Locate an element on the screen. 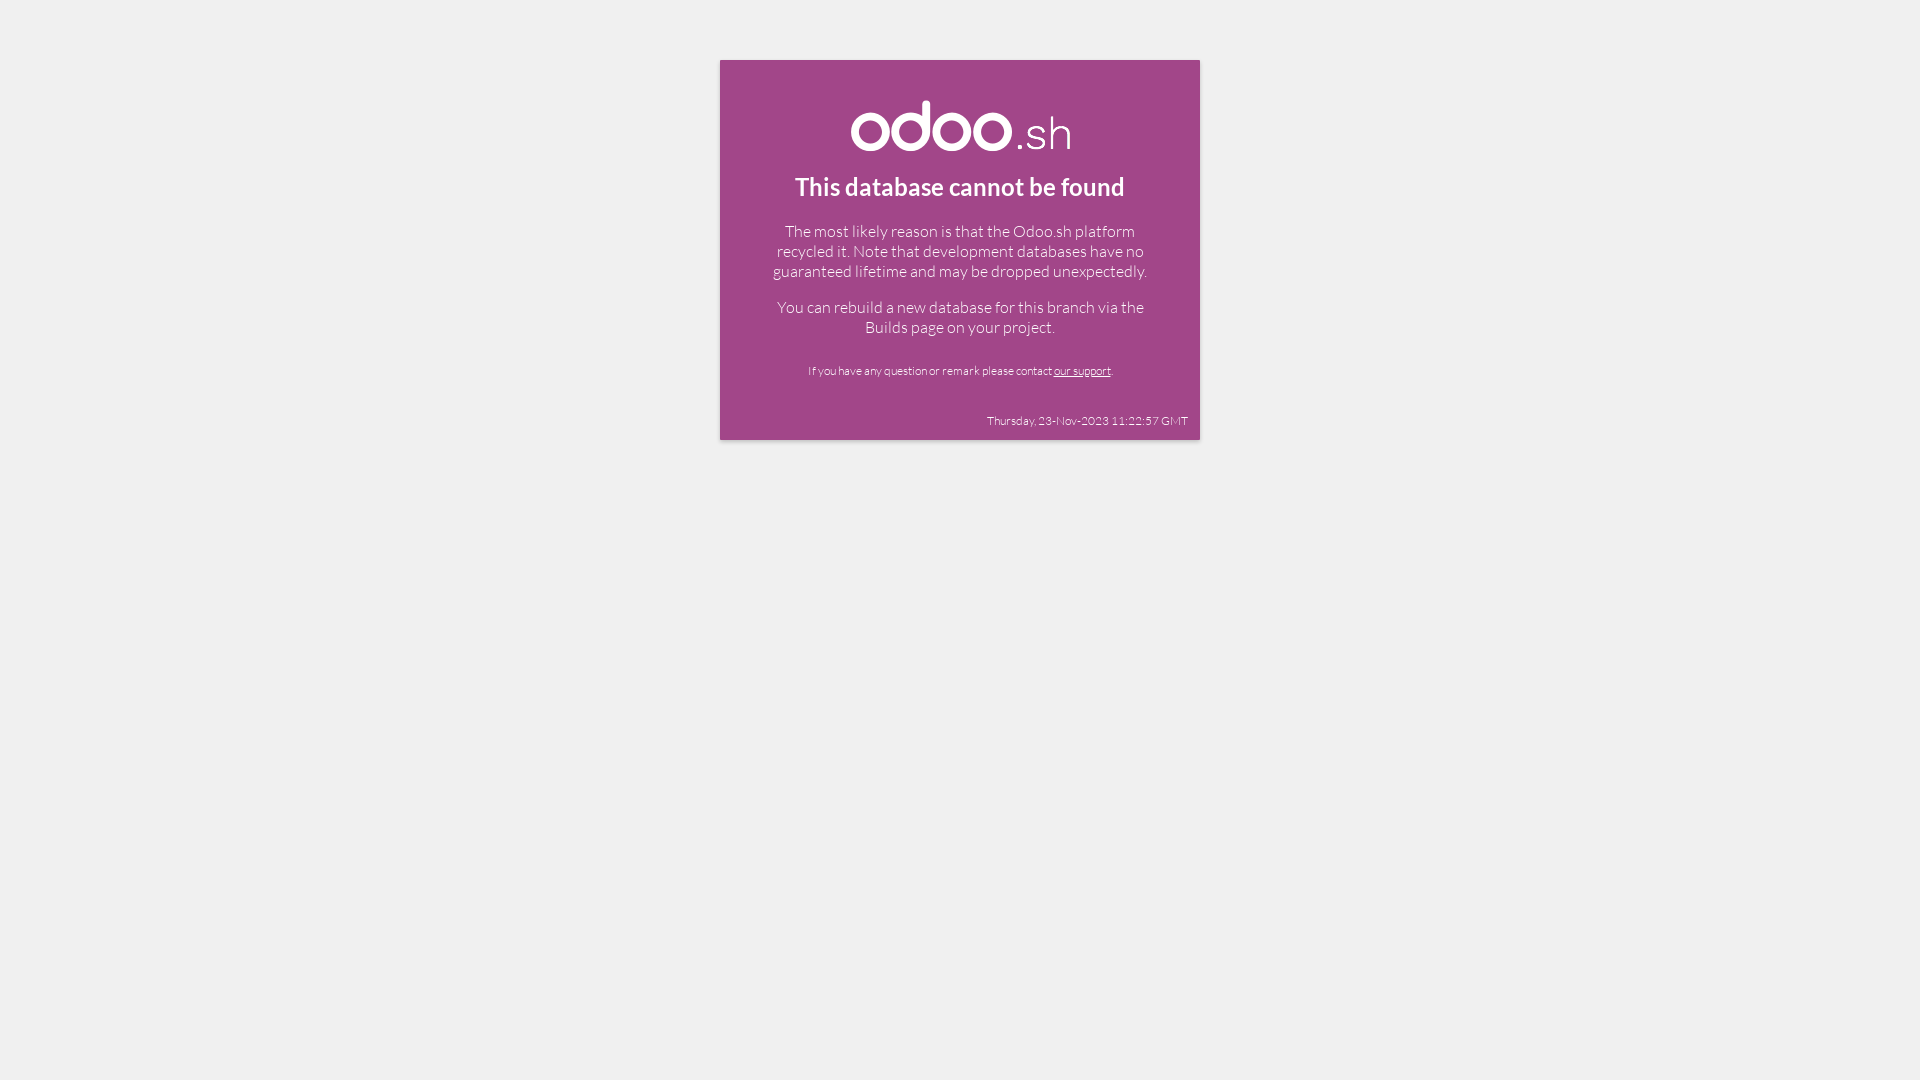  'our support' is located at coordinates (1081, 370).